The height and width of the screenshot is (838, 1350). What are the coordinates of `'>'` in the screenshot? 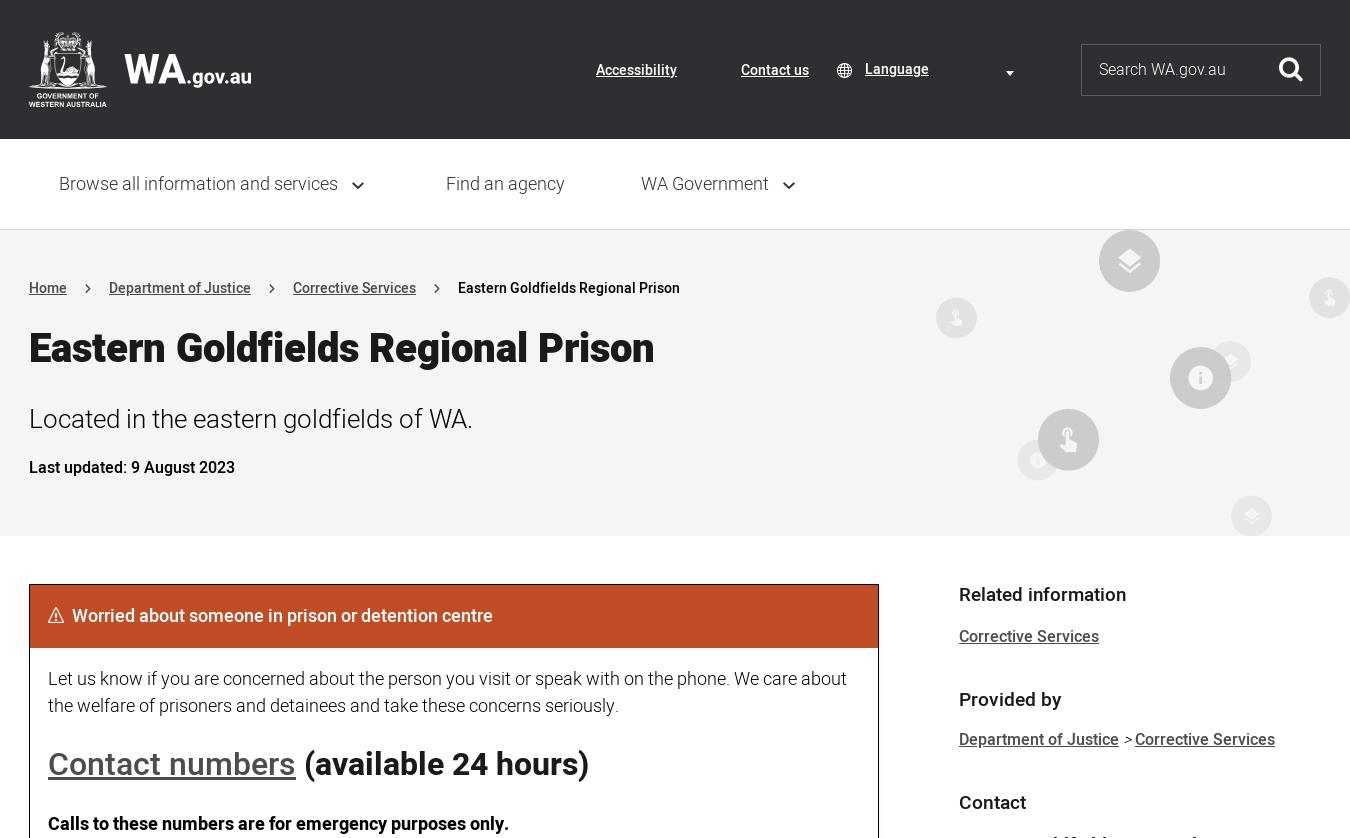 It's located at (1125, 739).